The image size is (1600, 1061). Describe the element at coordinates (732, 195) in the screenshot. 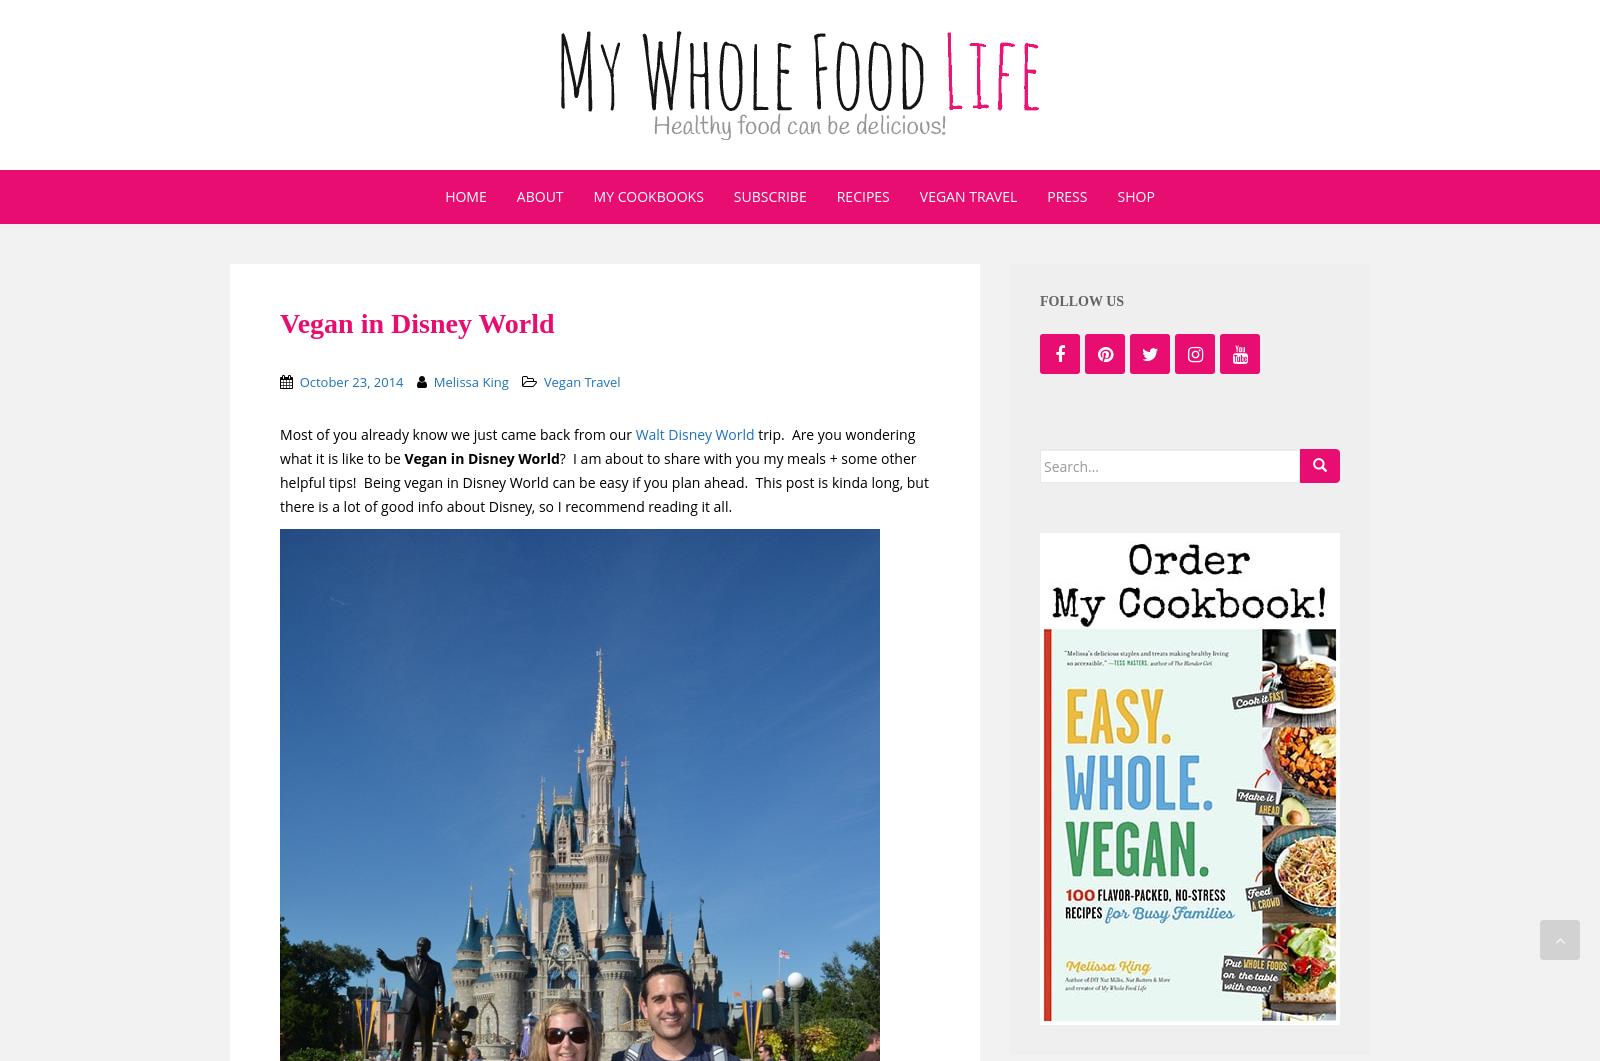

I see `'Subscribe'` at that location.